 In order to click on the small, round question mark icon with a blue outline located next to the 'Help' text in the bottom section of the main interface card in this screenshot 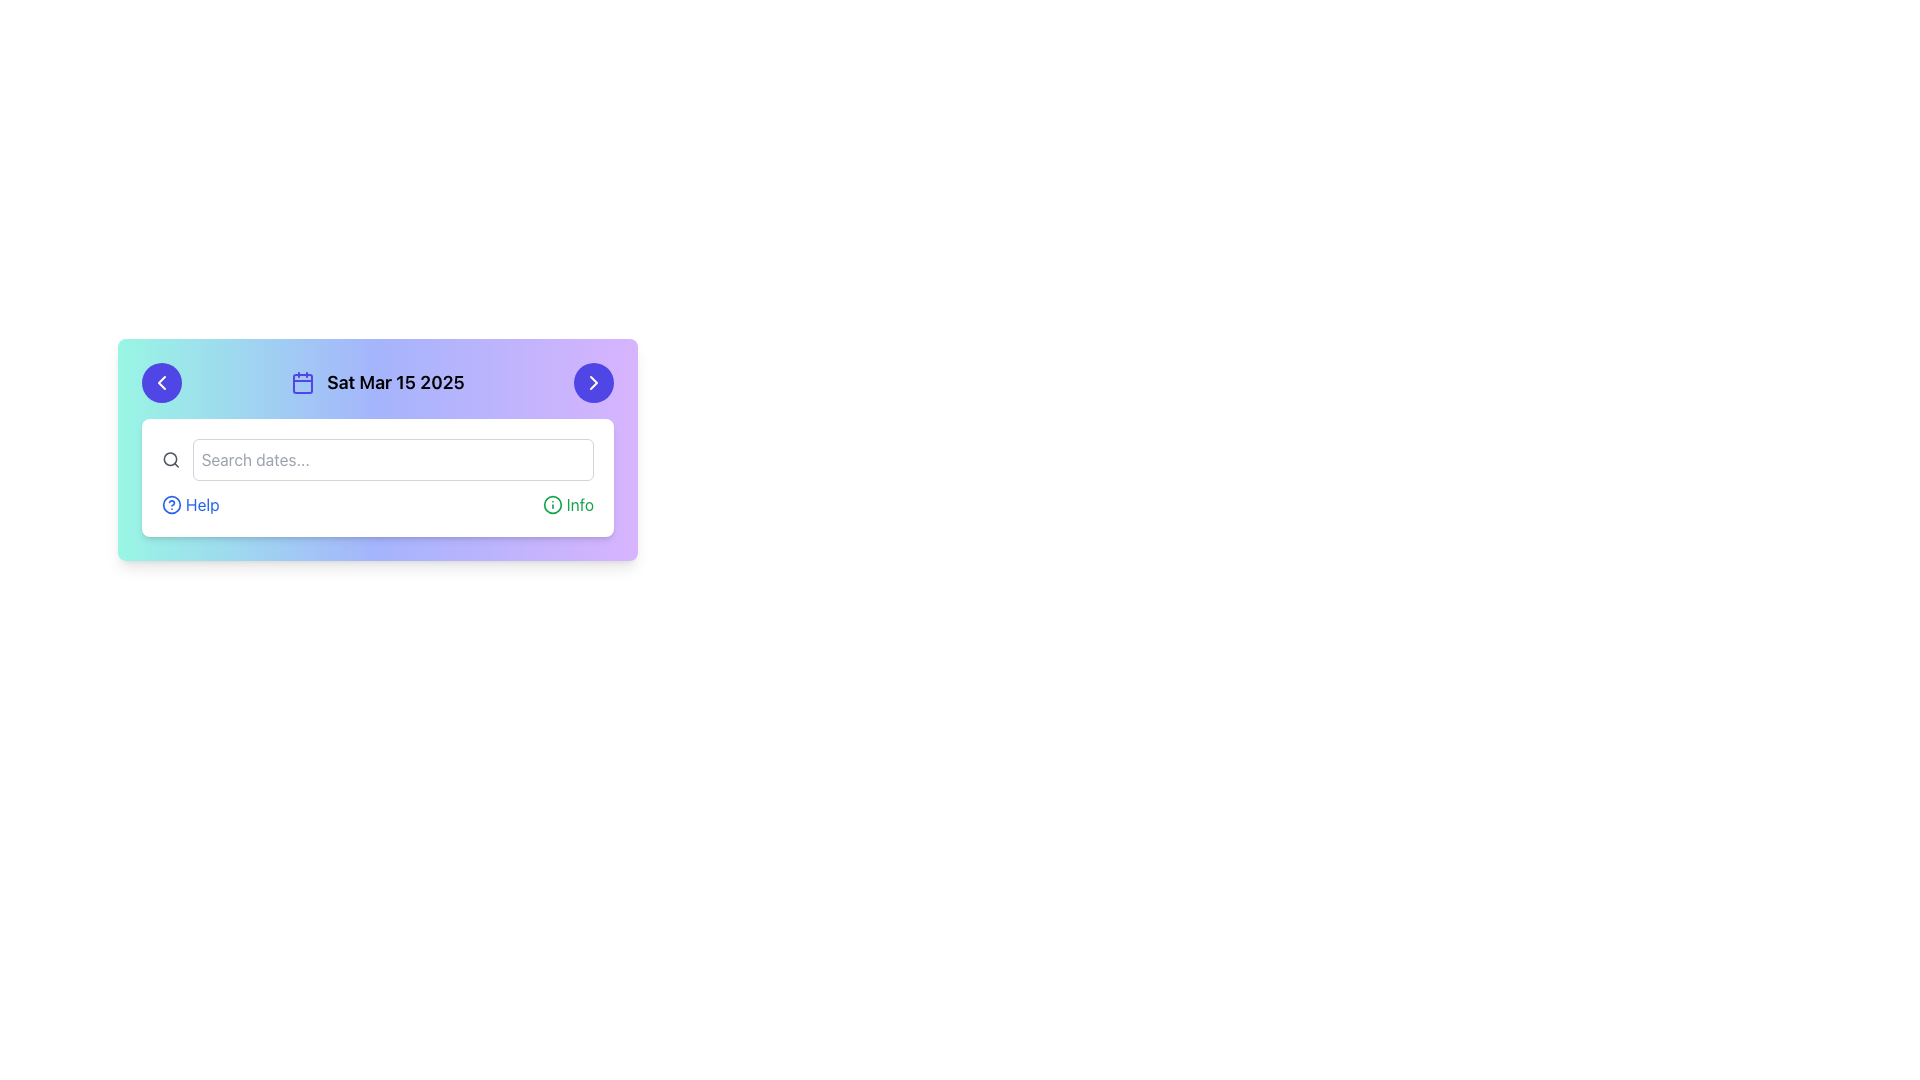, I will do `click(172, 504)`.